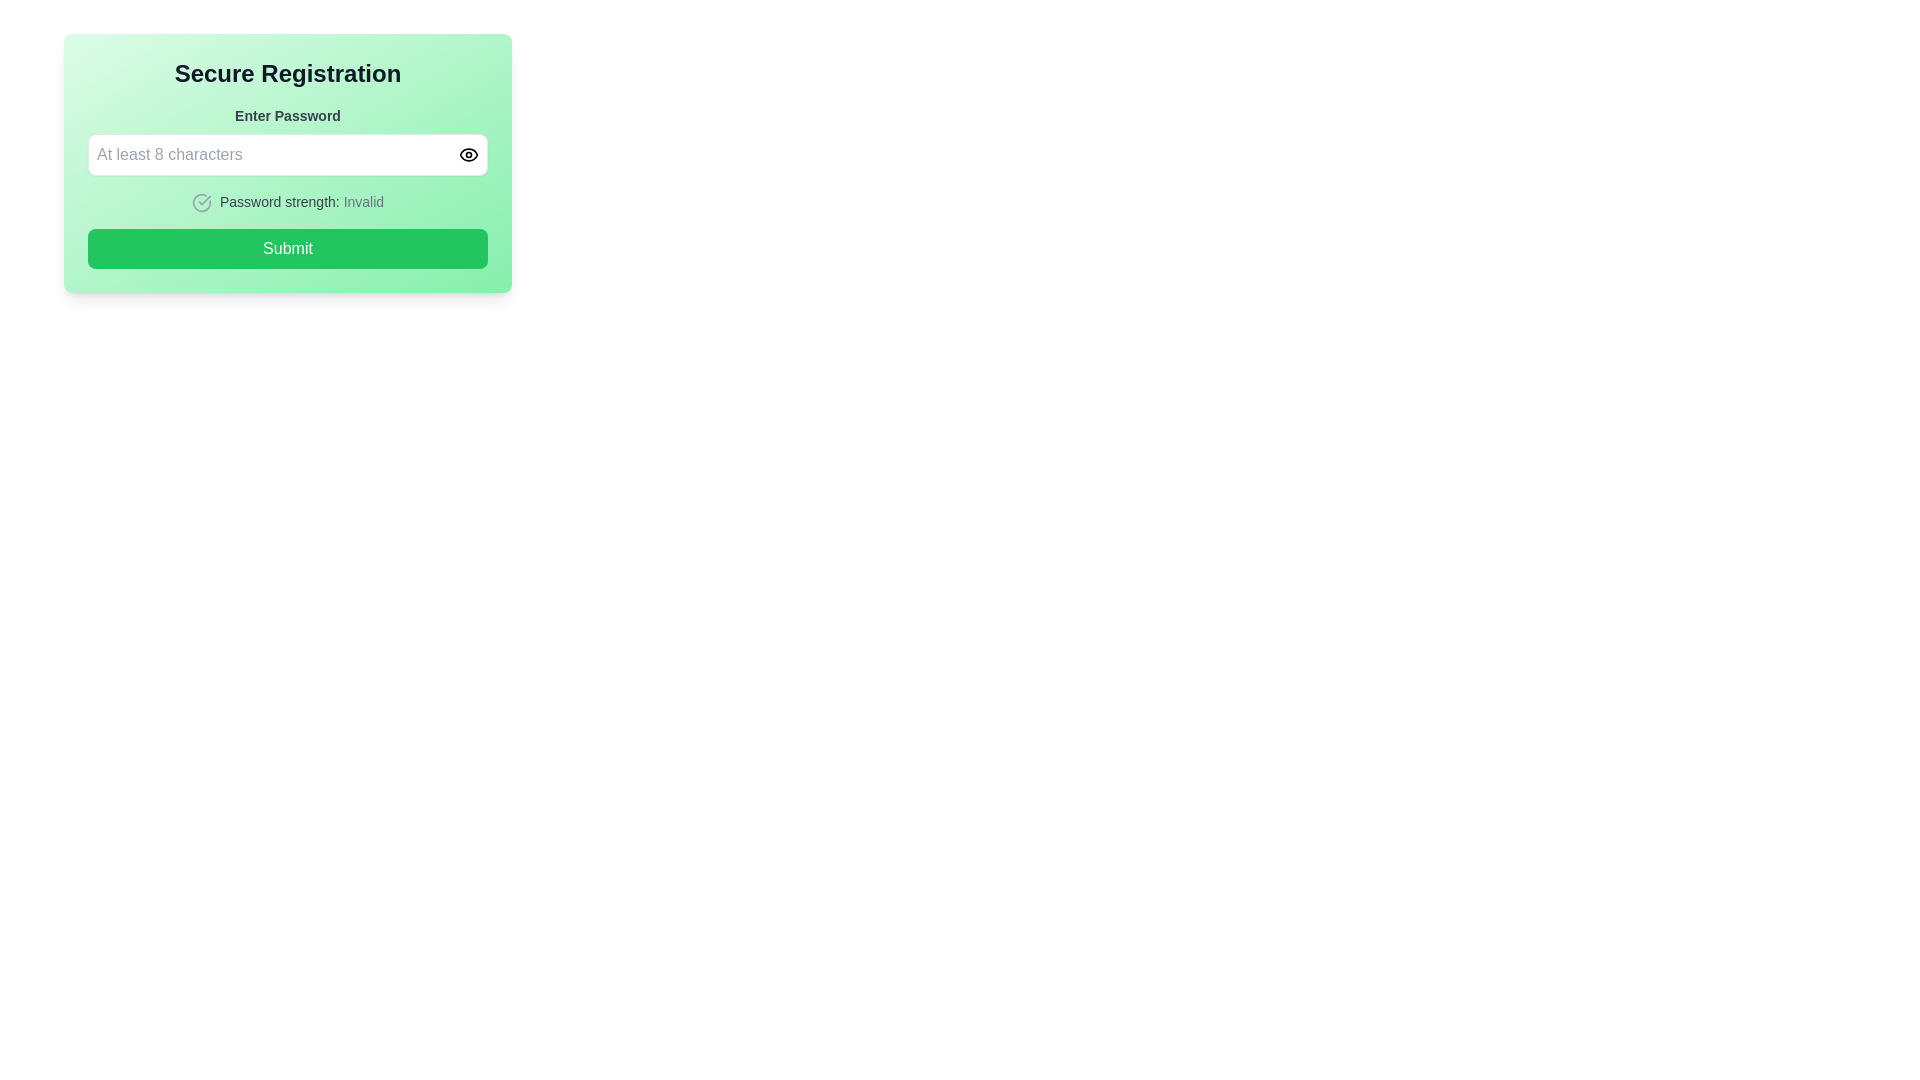  I want to click on the submit button located at the bottom of the registration form, so click(287, 248).